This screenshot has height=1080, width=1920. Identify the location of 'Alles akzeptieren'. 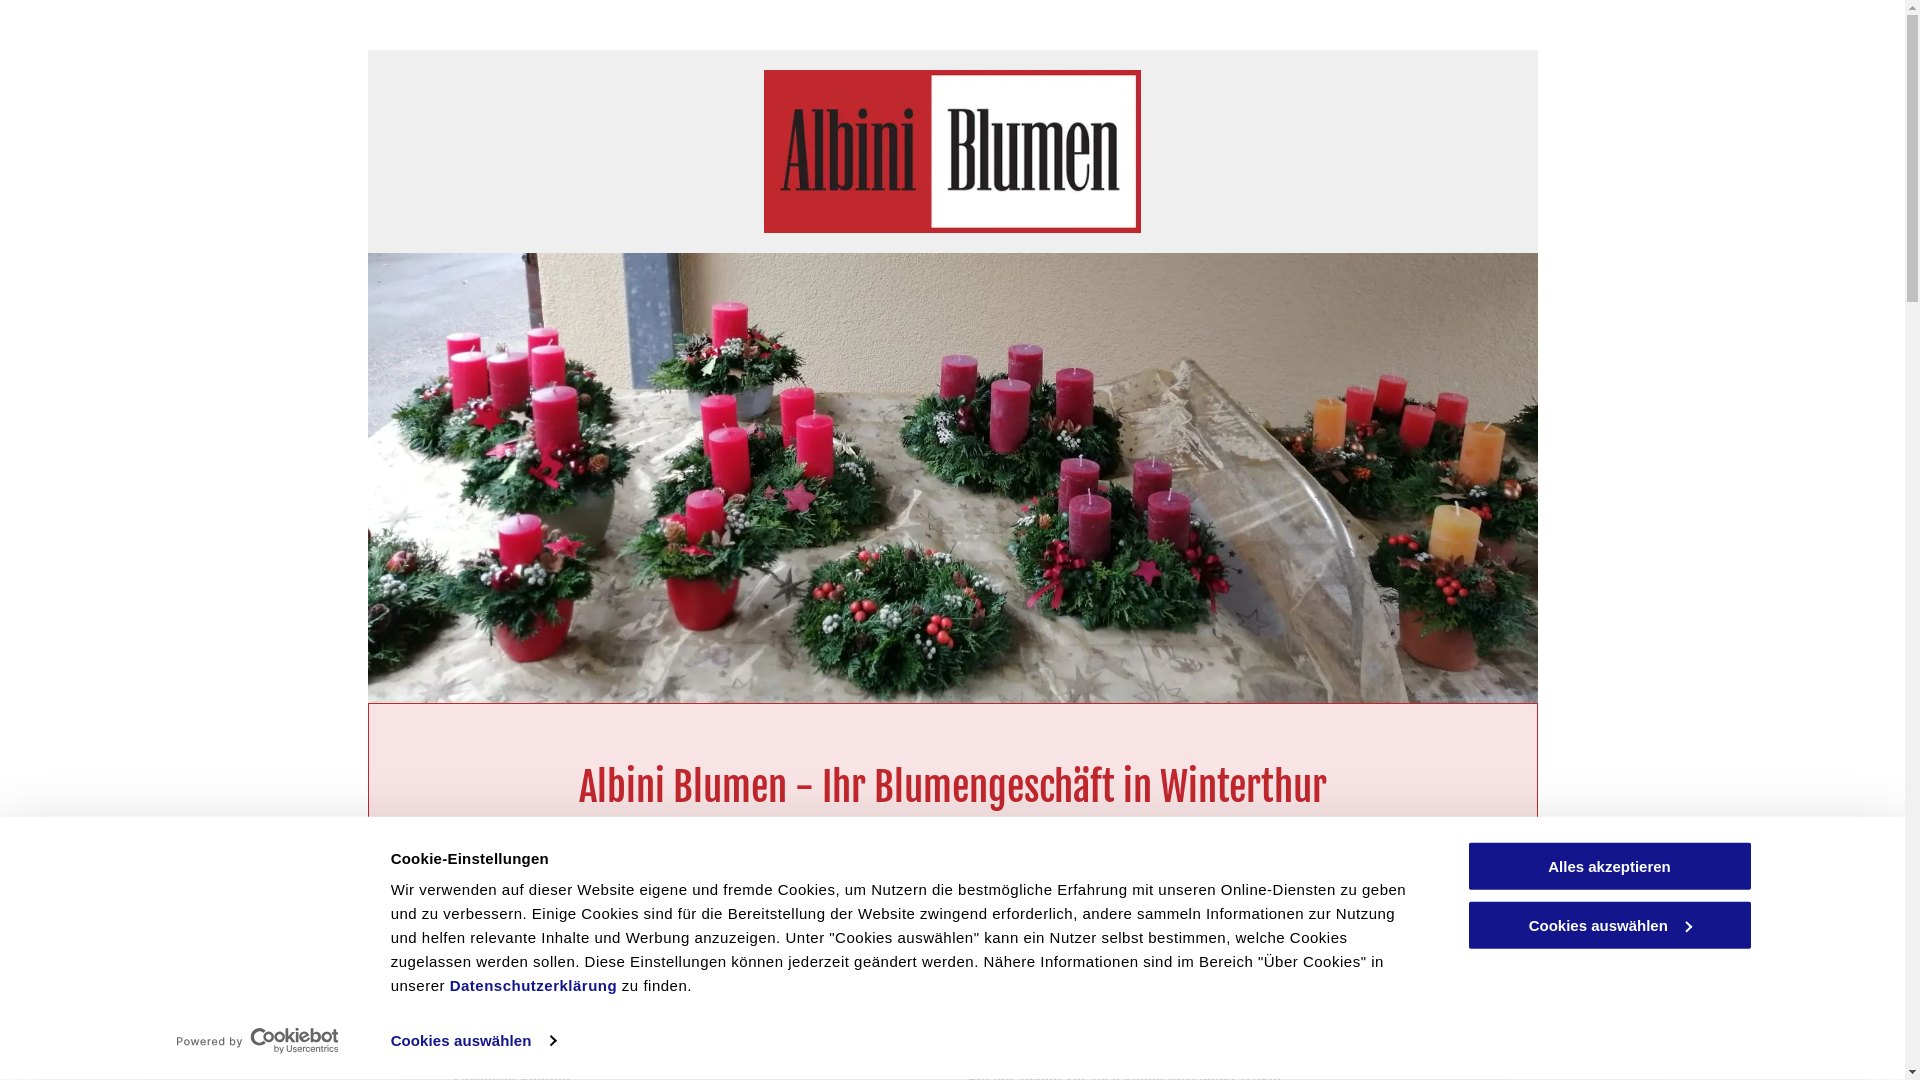
(1608, 865).